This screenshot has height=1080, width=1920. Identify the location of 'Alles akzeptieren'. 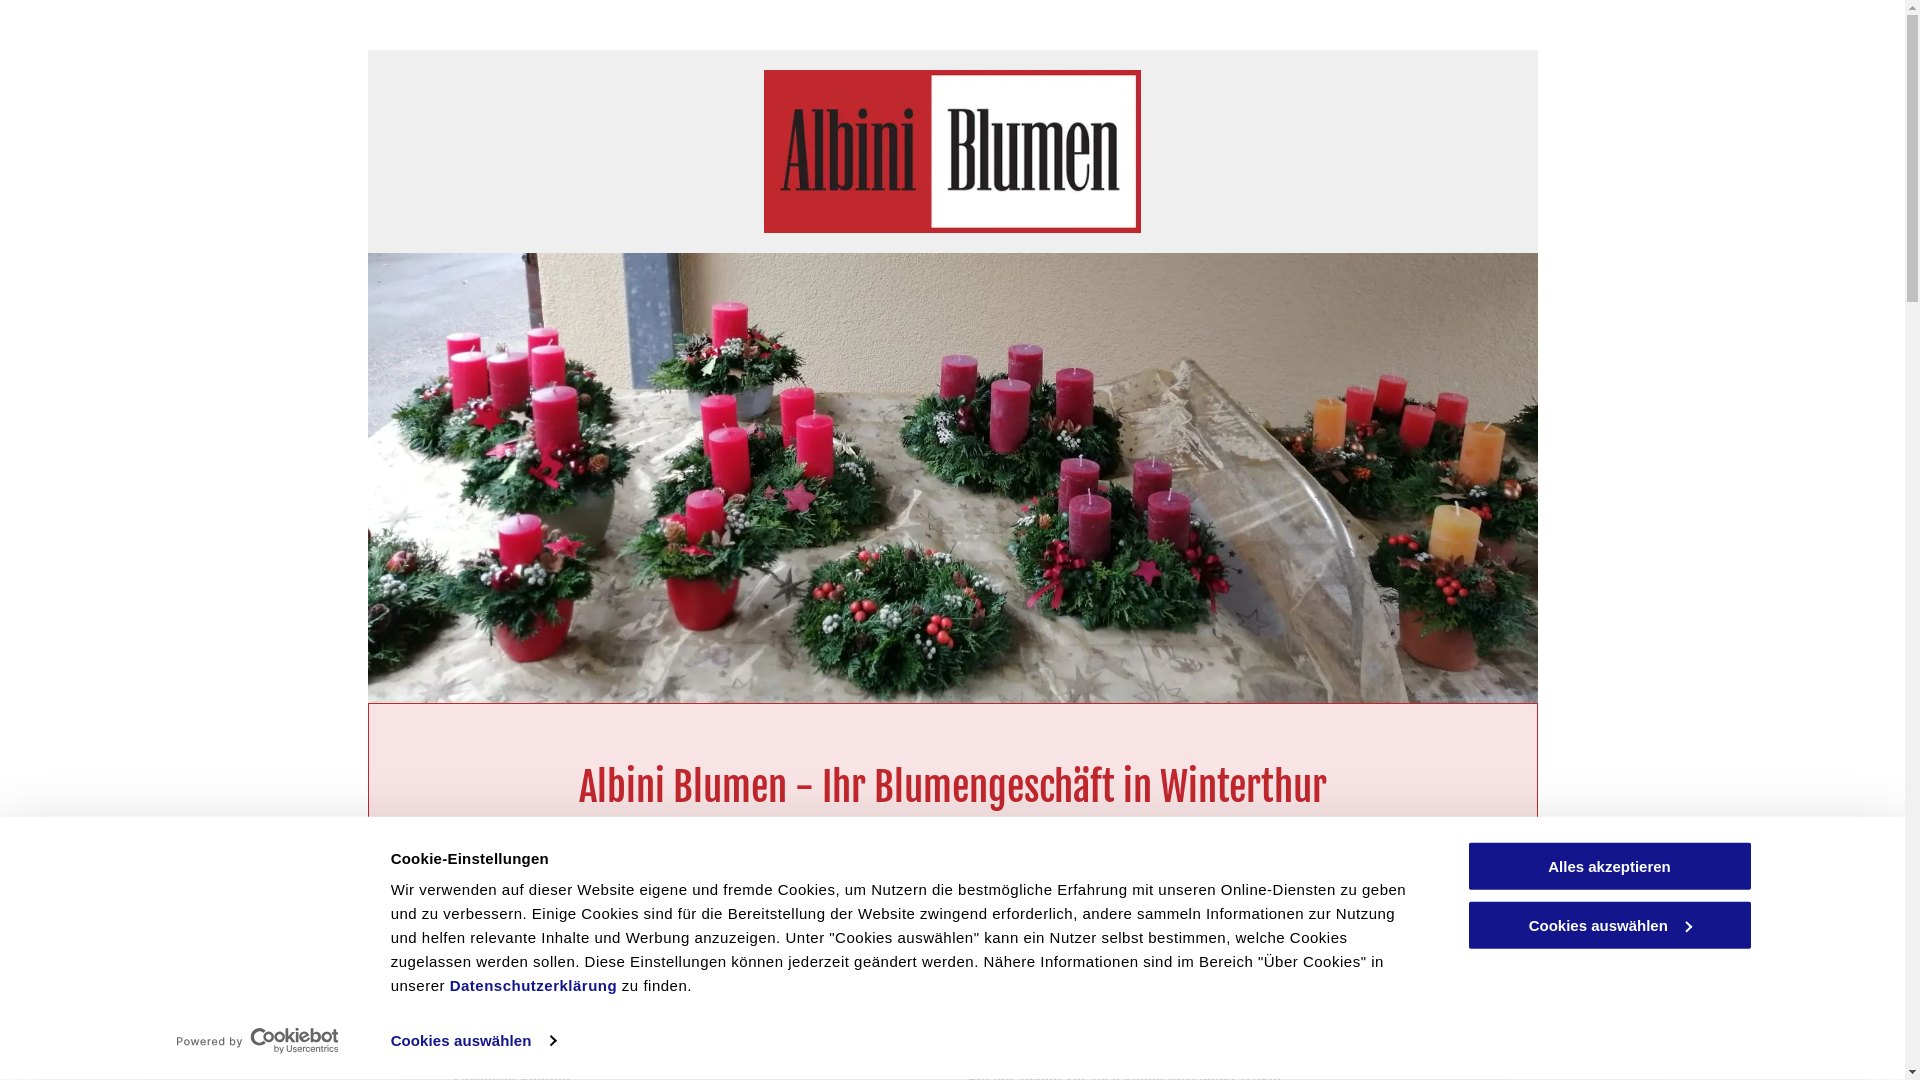
(1608, 865).